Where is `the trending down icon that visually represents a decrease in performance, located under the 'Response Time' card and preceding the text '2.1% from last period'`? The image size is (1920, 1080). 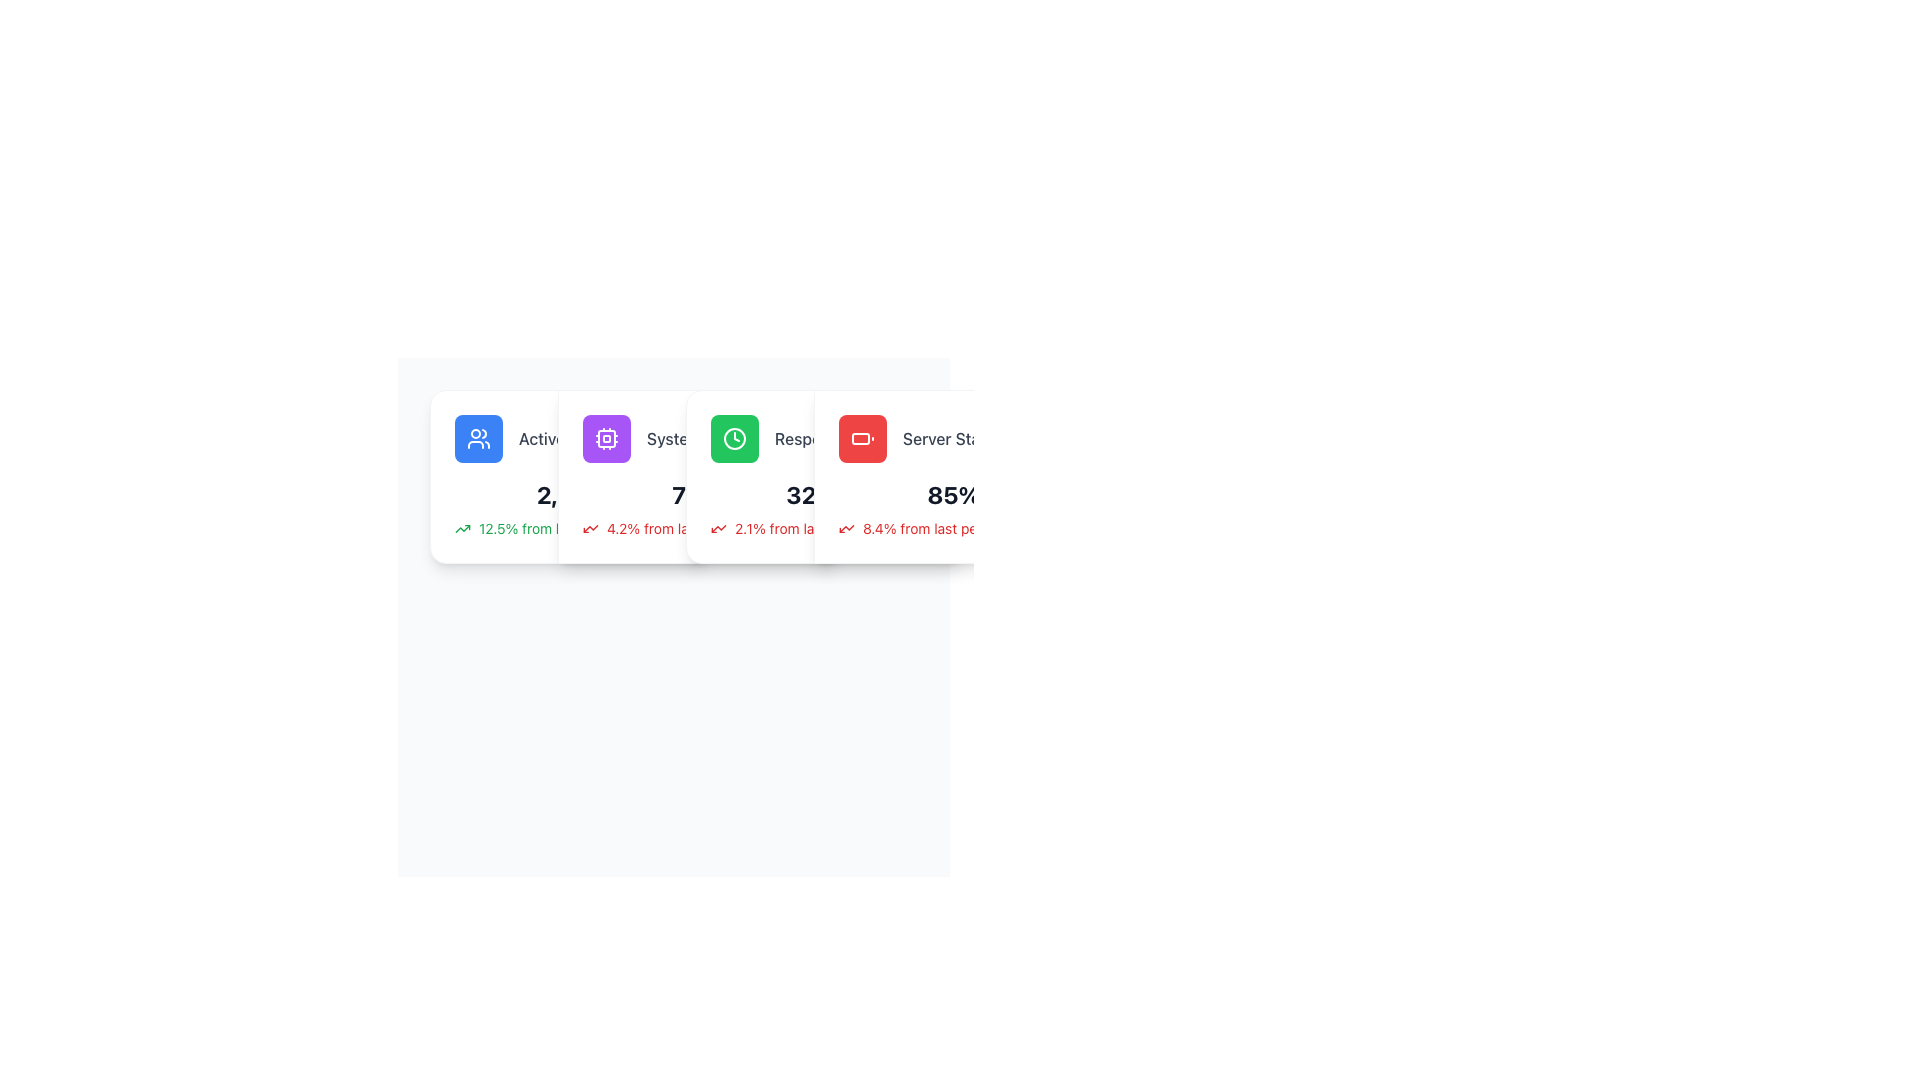 the trending down icon that visually represents a decrease in performance, located under the 'Response Time' card and preceding the text '2.1% from last period' is located at coordinates (719, 527).